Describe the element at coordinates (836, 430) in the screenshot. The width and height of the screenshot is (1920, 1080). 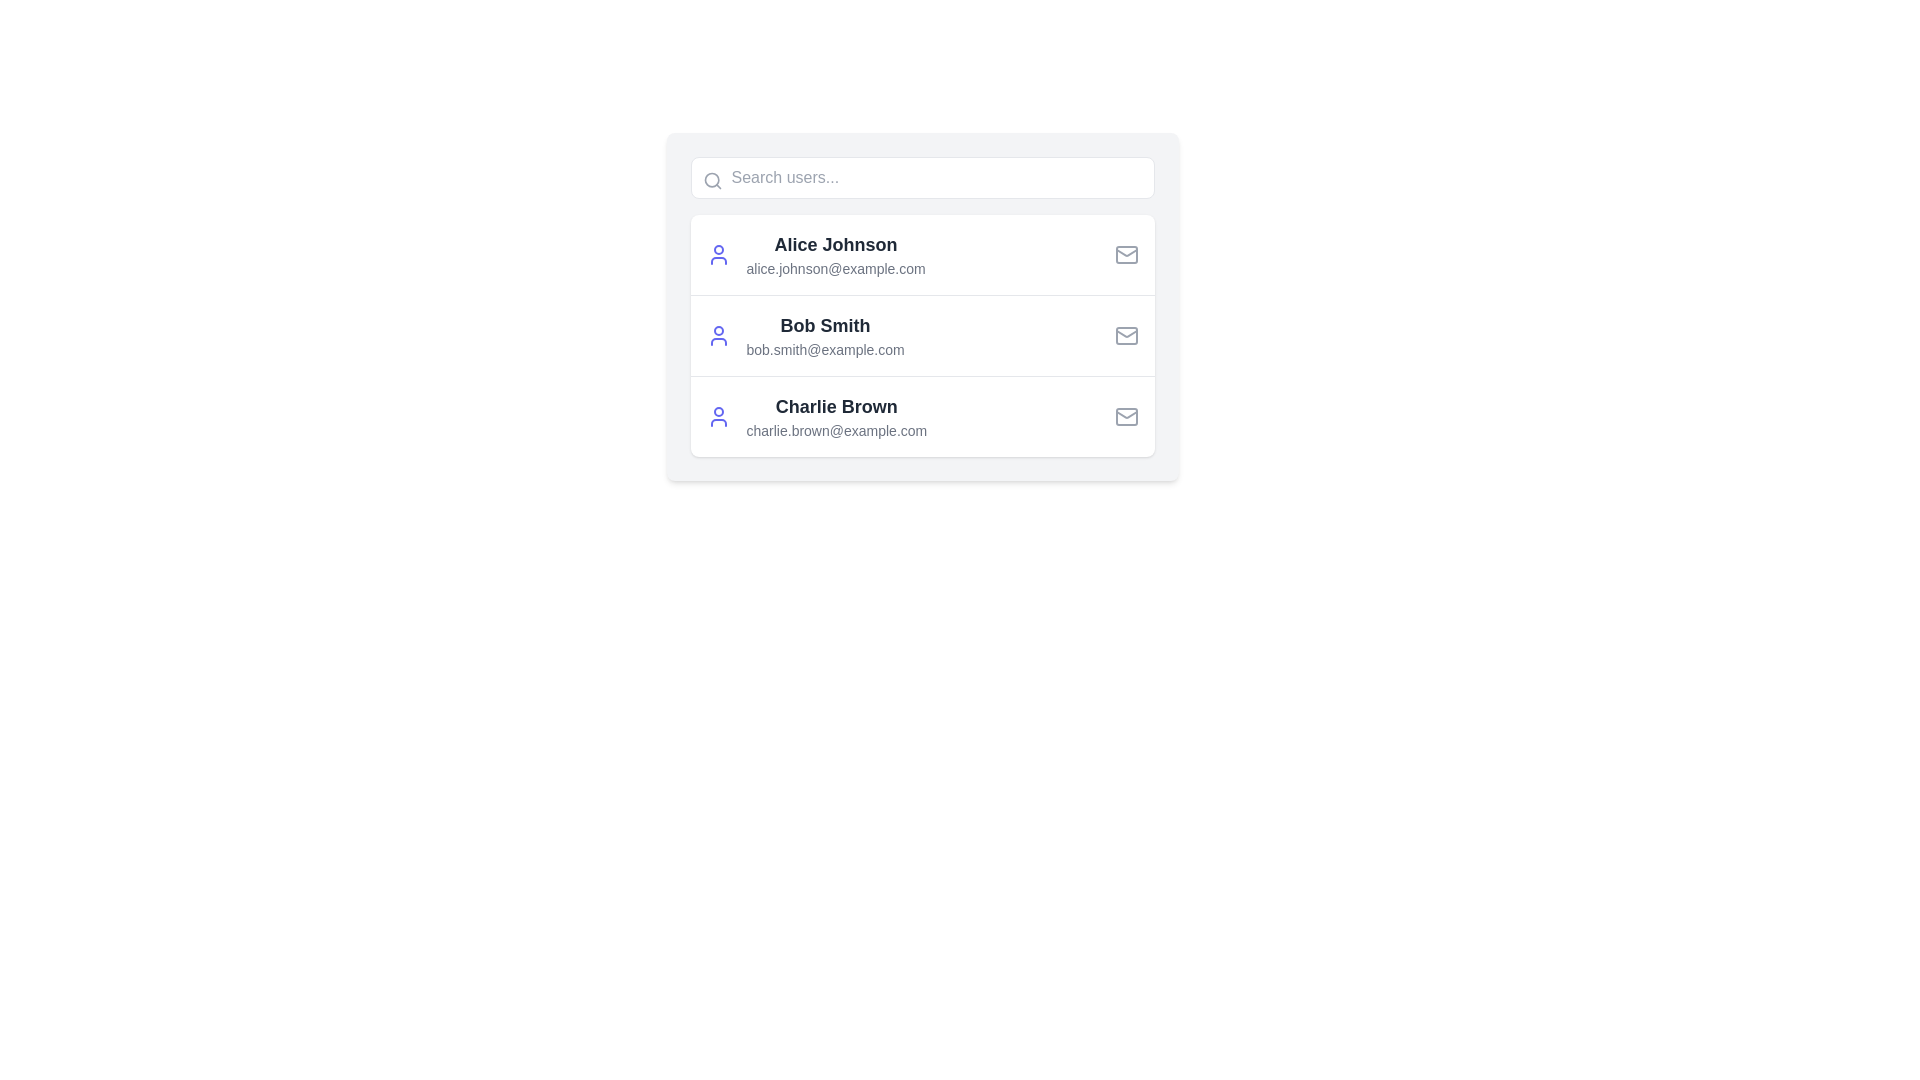
I see `the static text label displaying the email address for 'Charlie Brown', which is located at the bottom of the entry and aligned with the left edge of the name` at that location.